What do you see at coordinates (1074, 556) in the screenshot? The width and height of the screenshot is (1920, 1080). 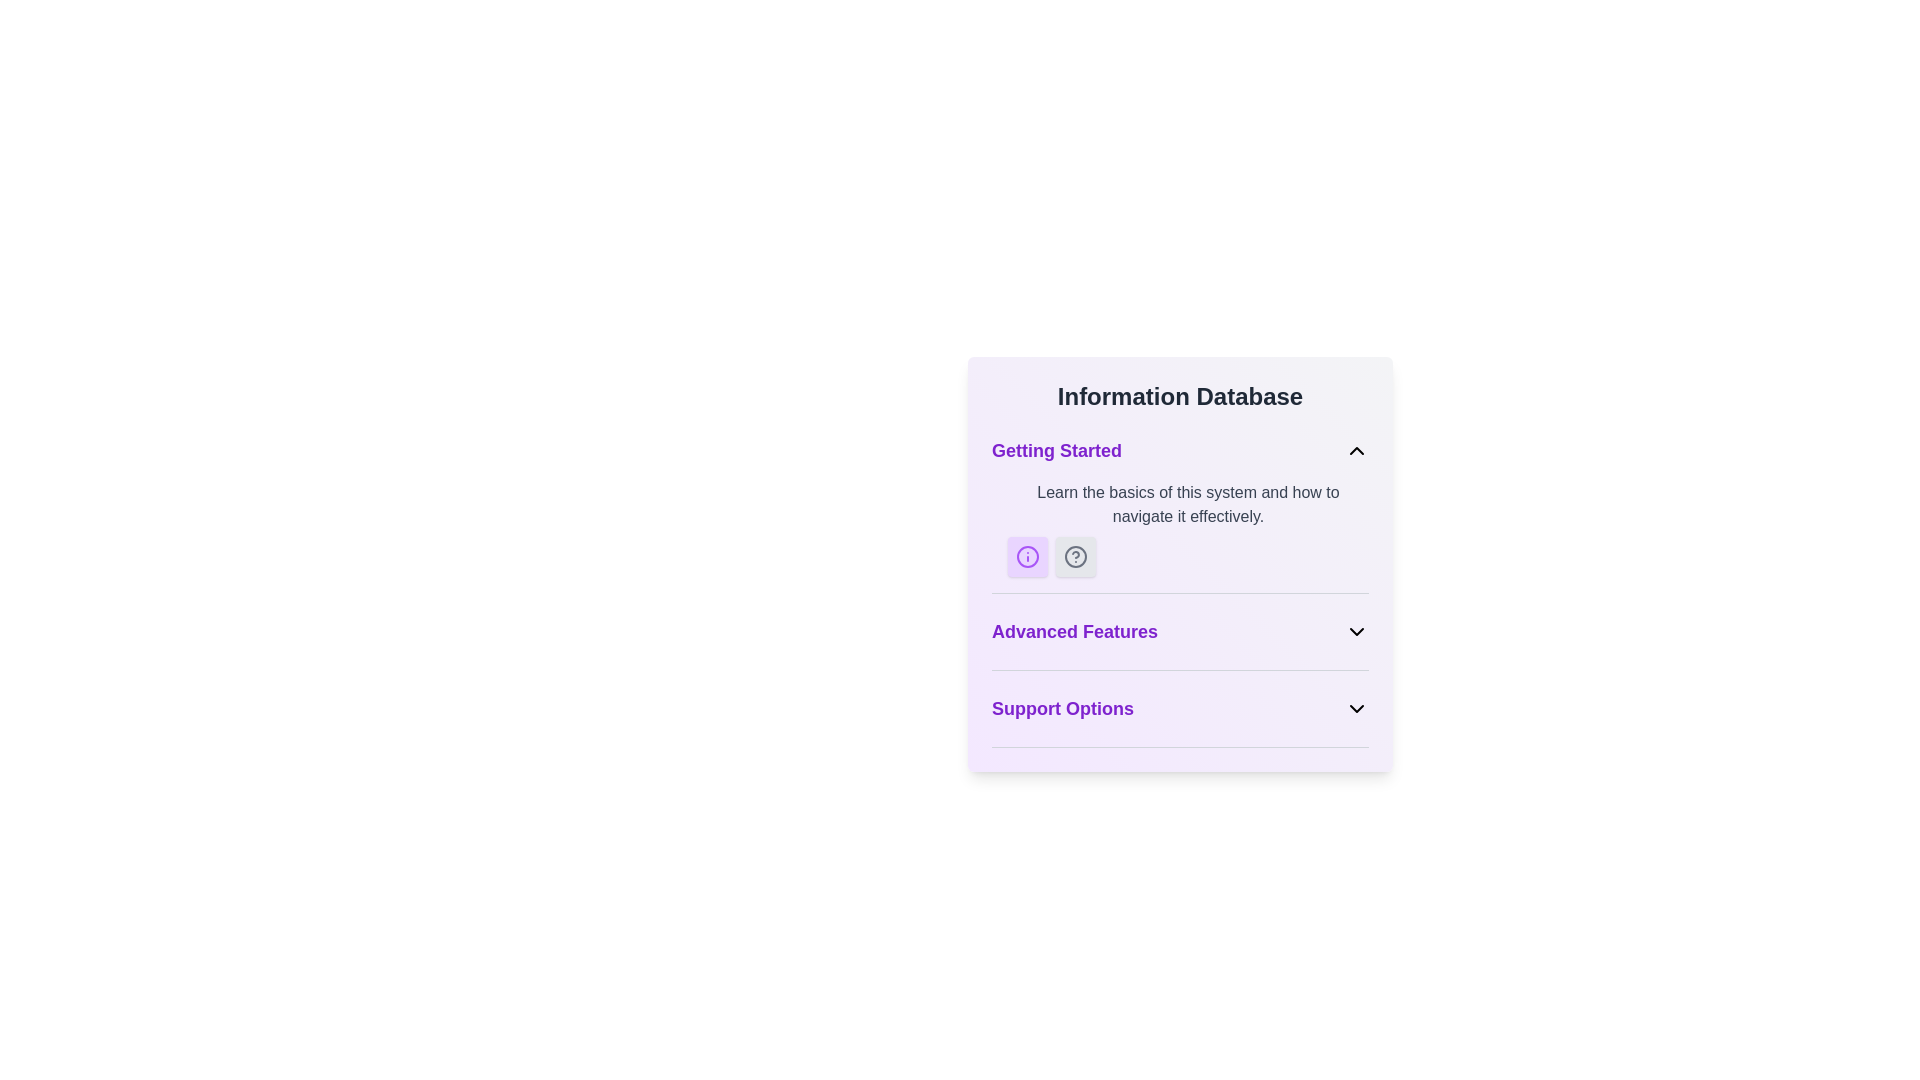 I see `the central circular SVG element of the help icon located in the 'Getting Started' section under the 'Information Database' header` at bounding box center [1074, 556].